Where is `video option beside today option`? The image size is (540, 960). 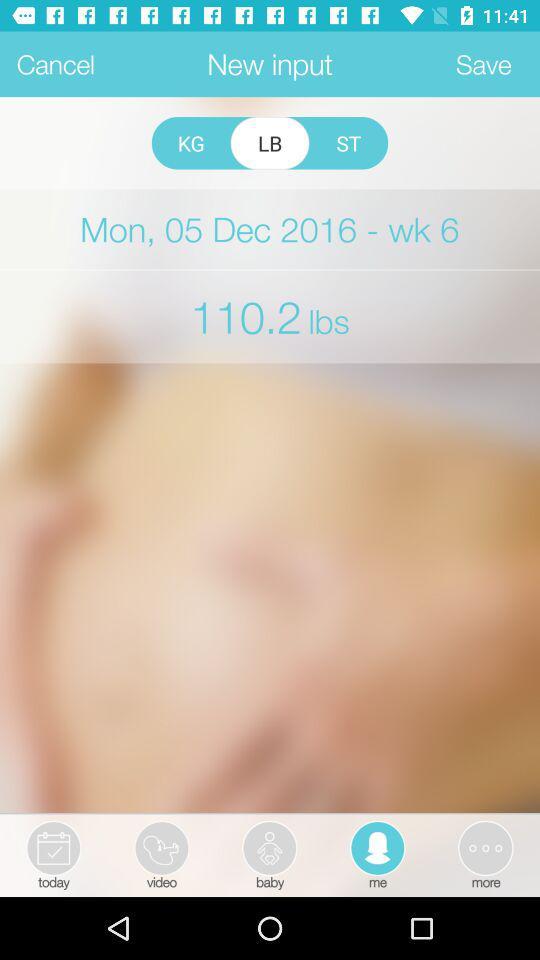 video option beside today option is located at coordinates (161, 853).